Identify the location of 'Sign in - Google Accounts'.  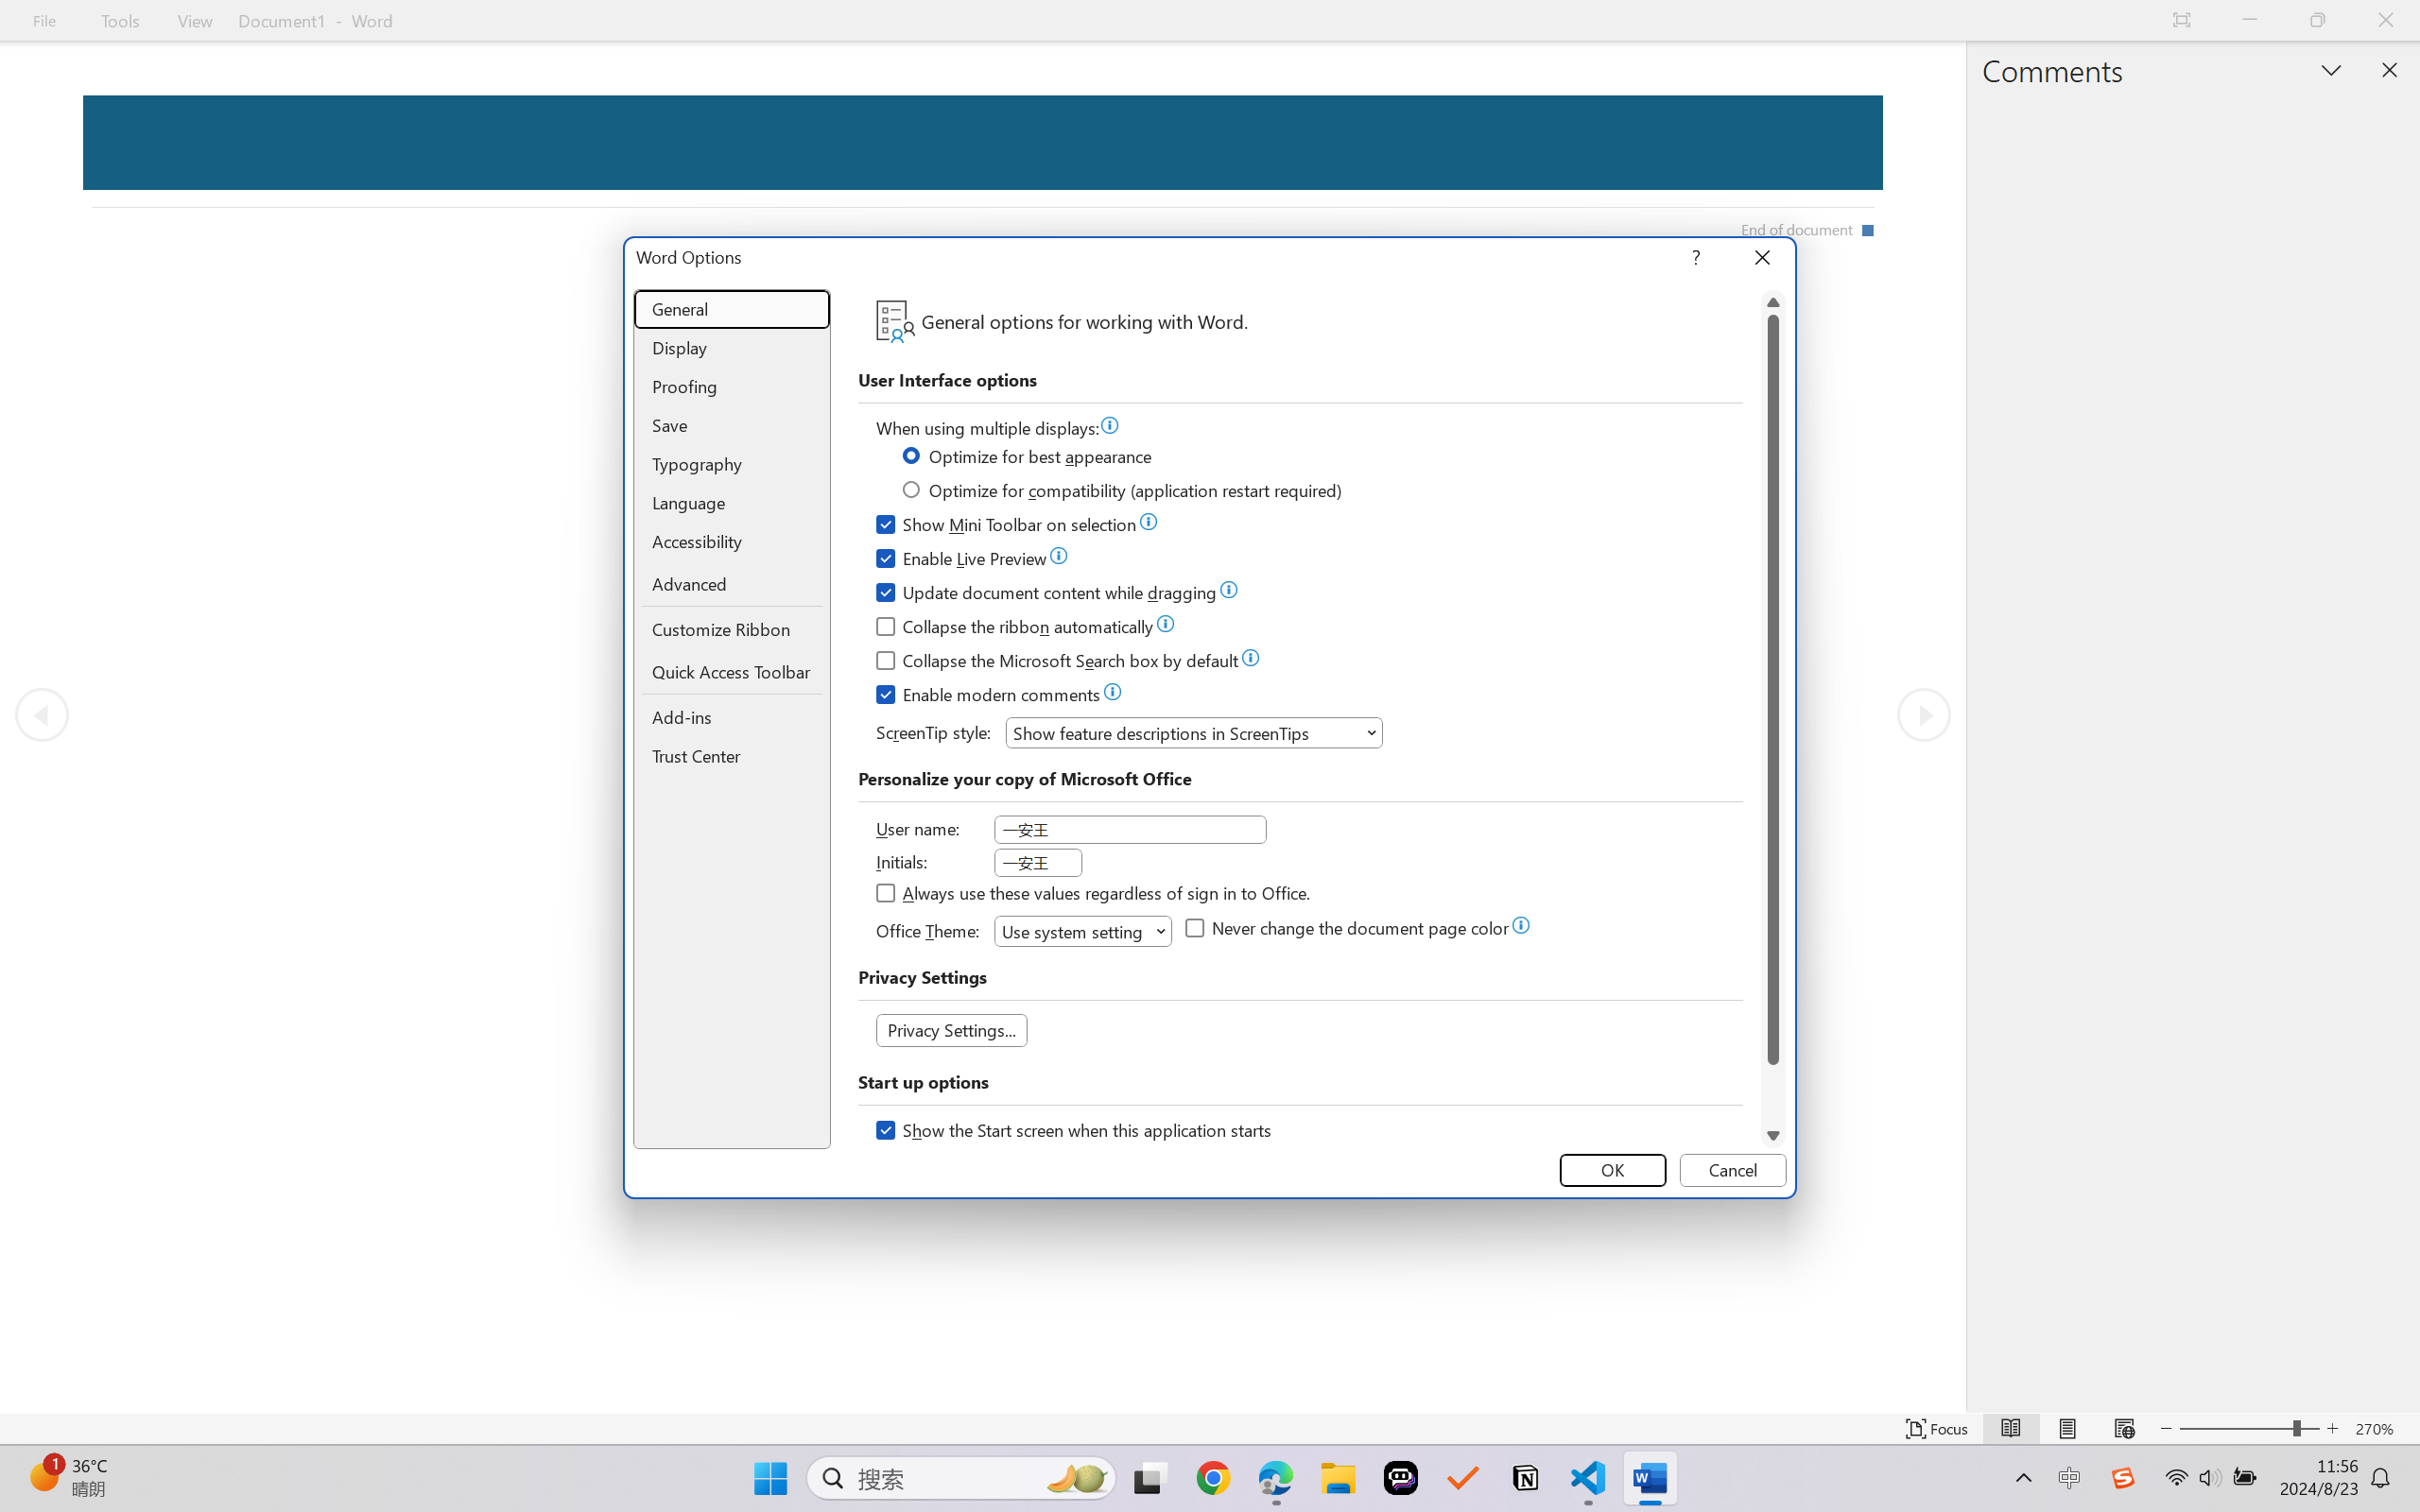
(73, 20).